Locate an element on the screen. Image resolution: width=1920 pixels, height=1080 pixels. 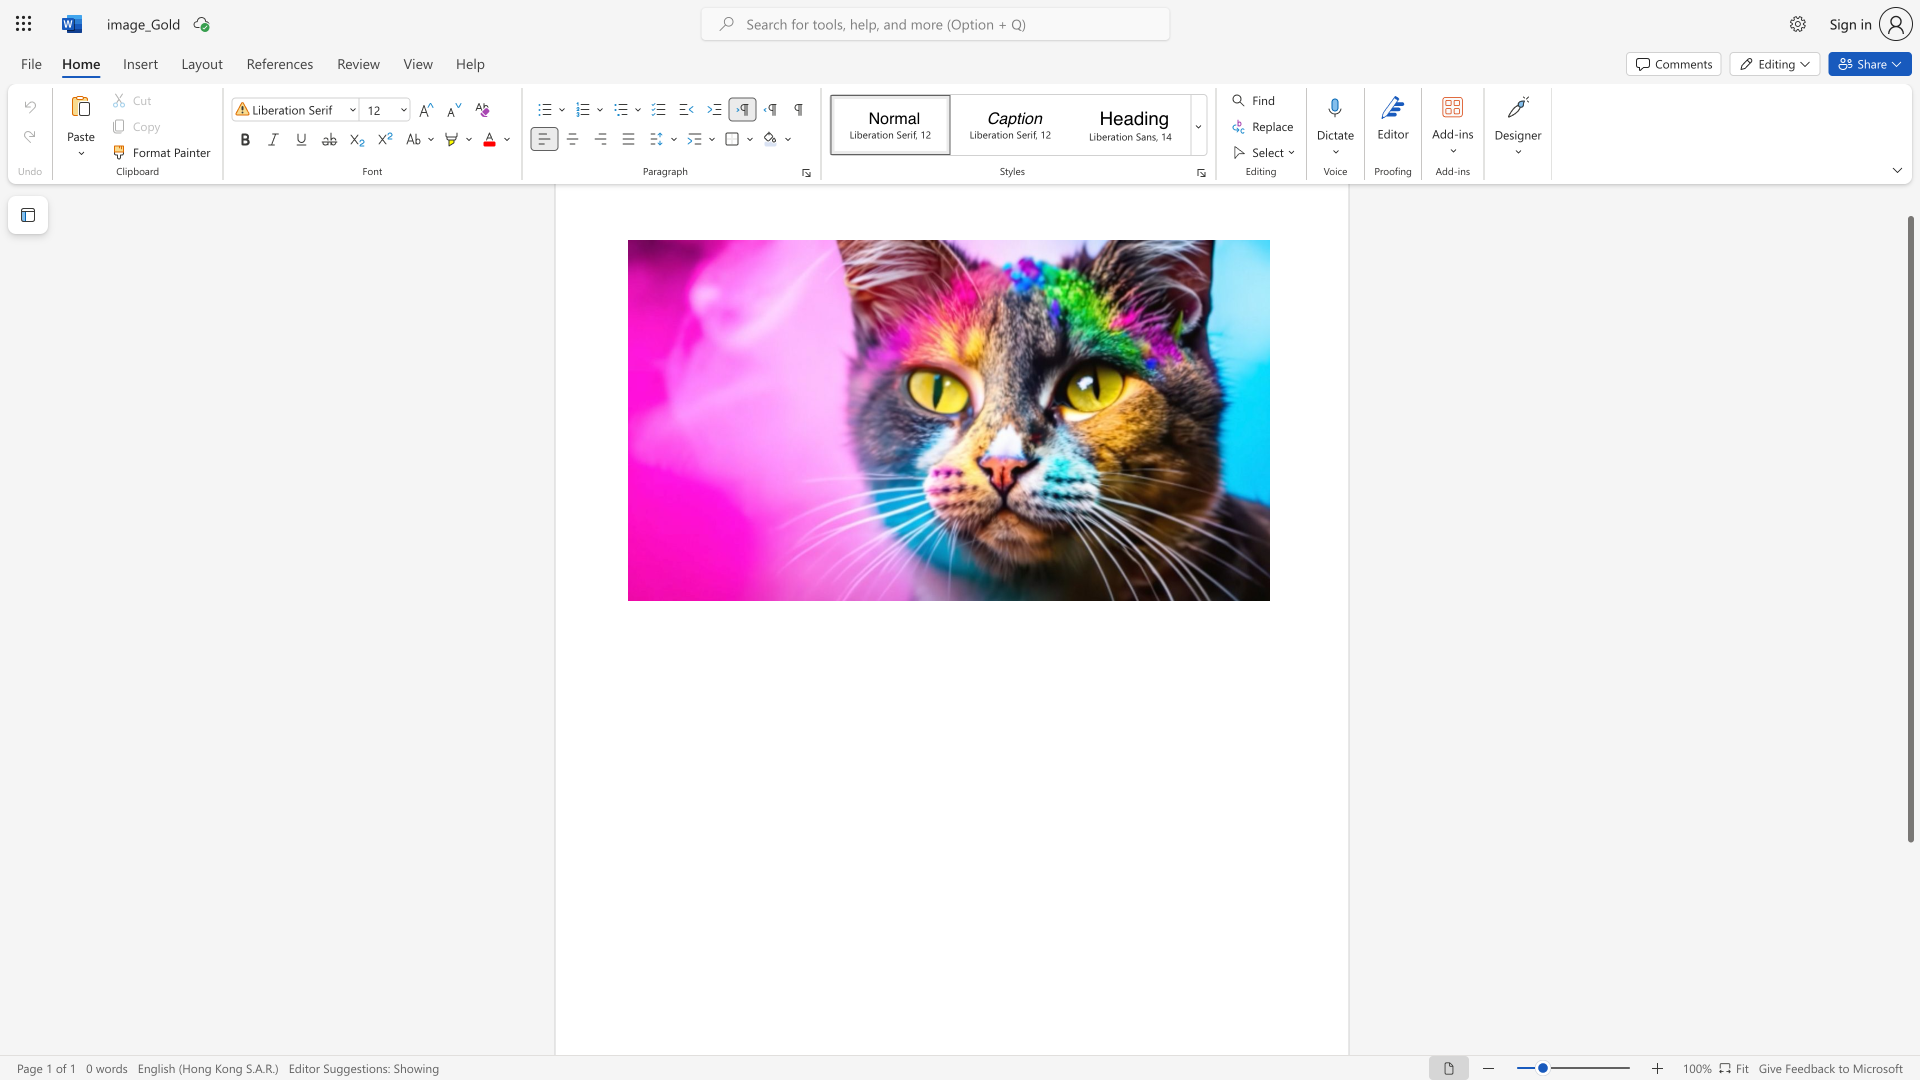
the scrollbar and move up 20 pixels is located at coordinates (1909, 528).